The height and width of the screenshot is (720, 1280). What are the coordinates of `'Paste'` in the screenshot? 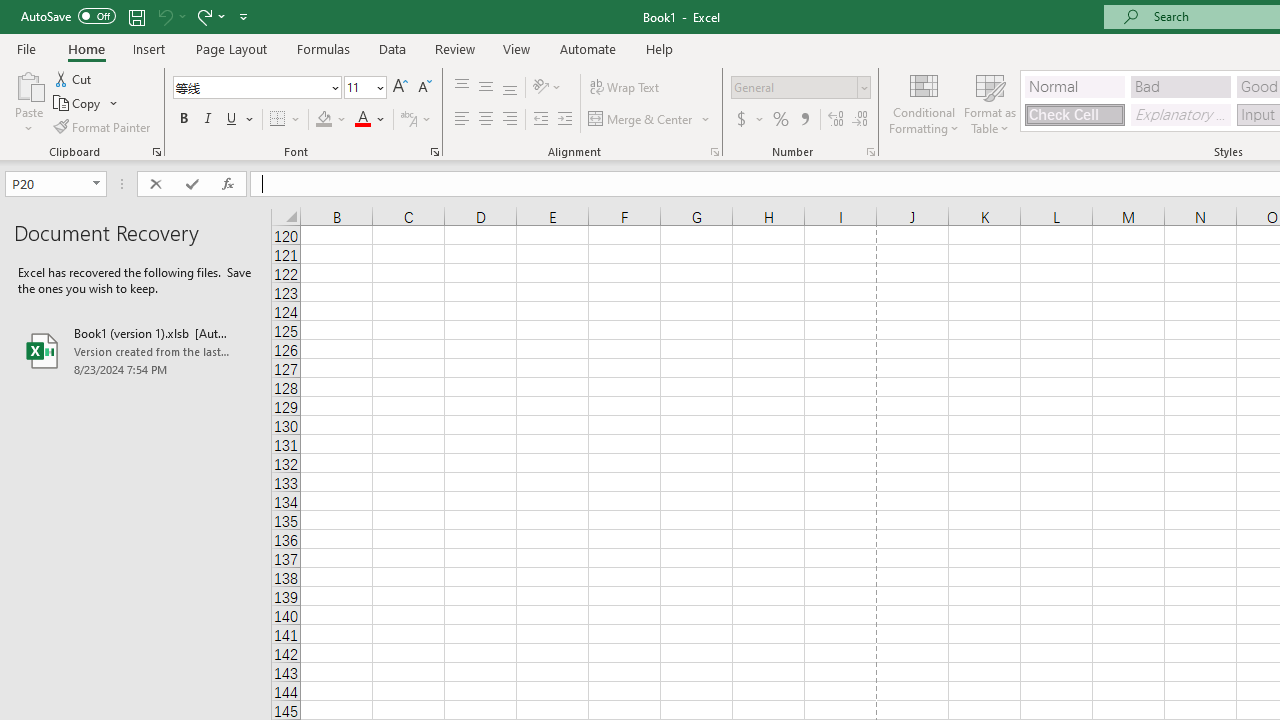 It's located at (28, 84).